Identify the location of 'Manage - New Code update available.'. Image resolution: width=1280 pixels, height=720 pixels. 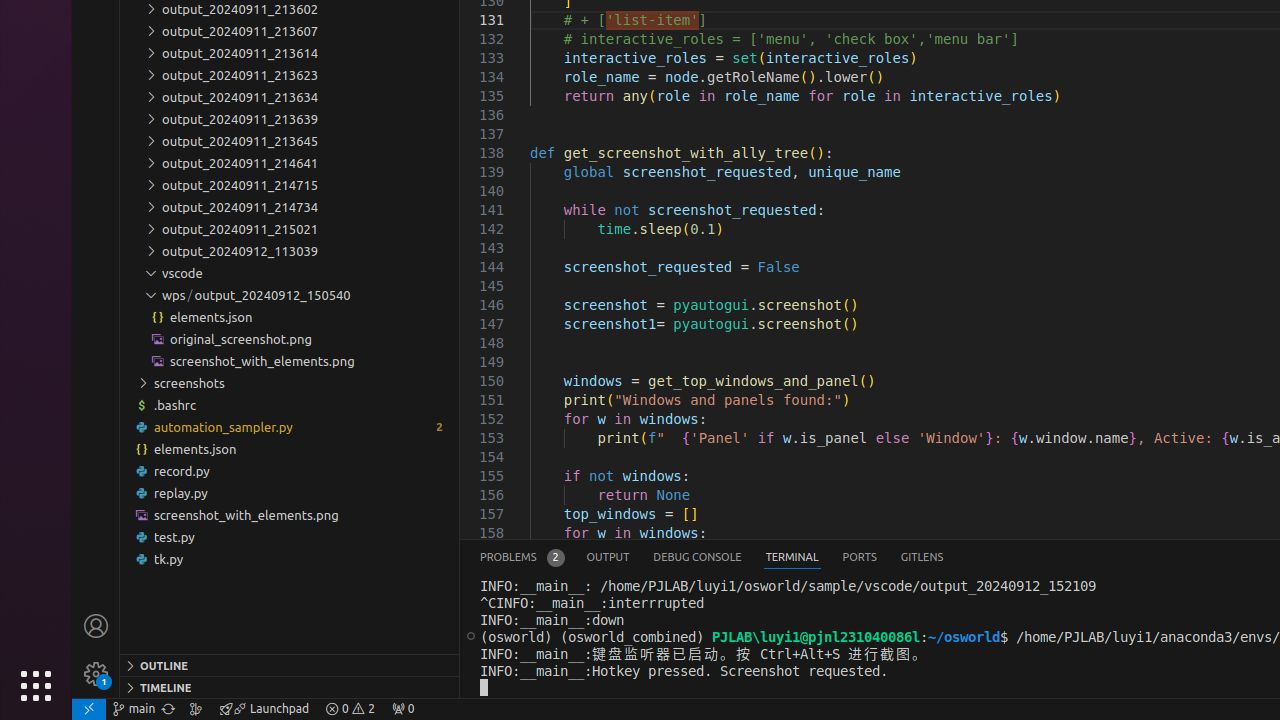
(95, 673).